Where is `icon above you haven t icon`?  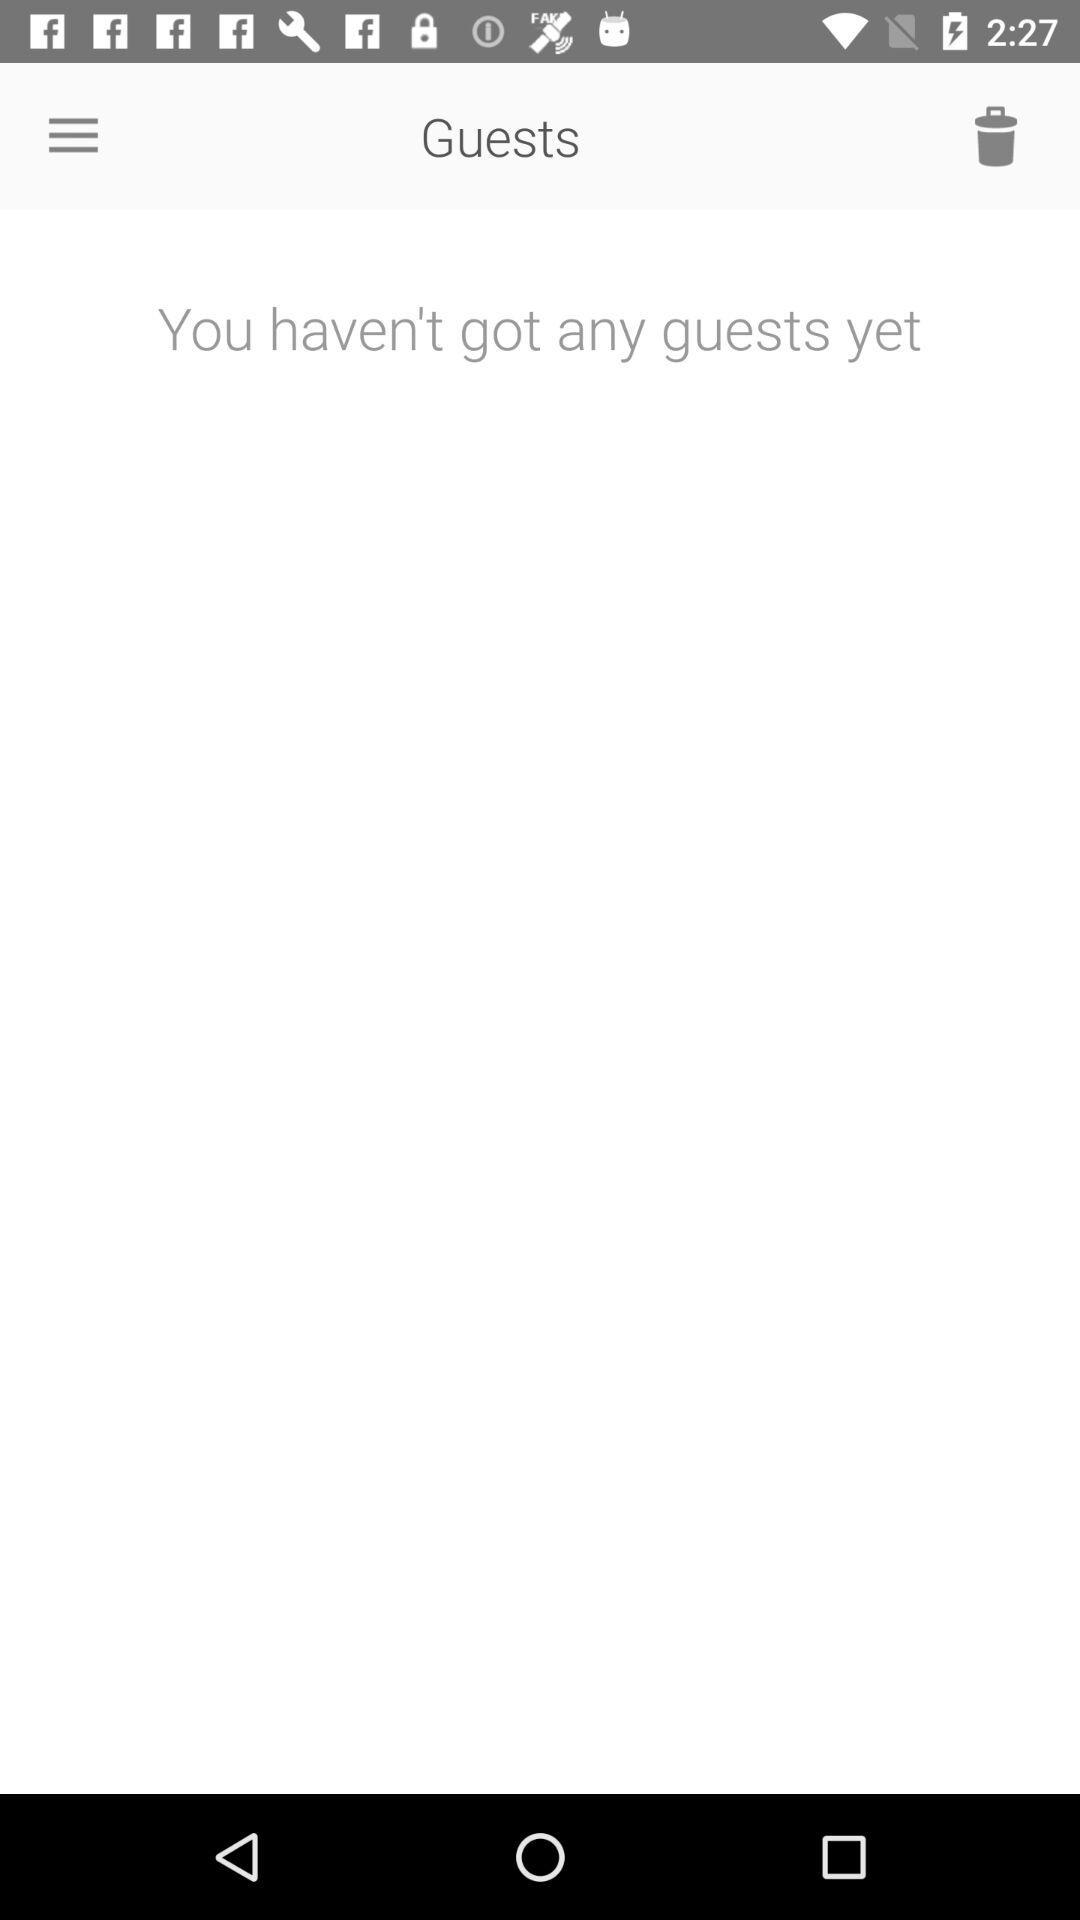
icon above you haven t icon is located at coordinates (995, 135).